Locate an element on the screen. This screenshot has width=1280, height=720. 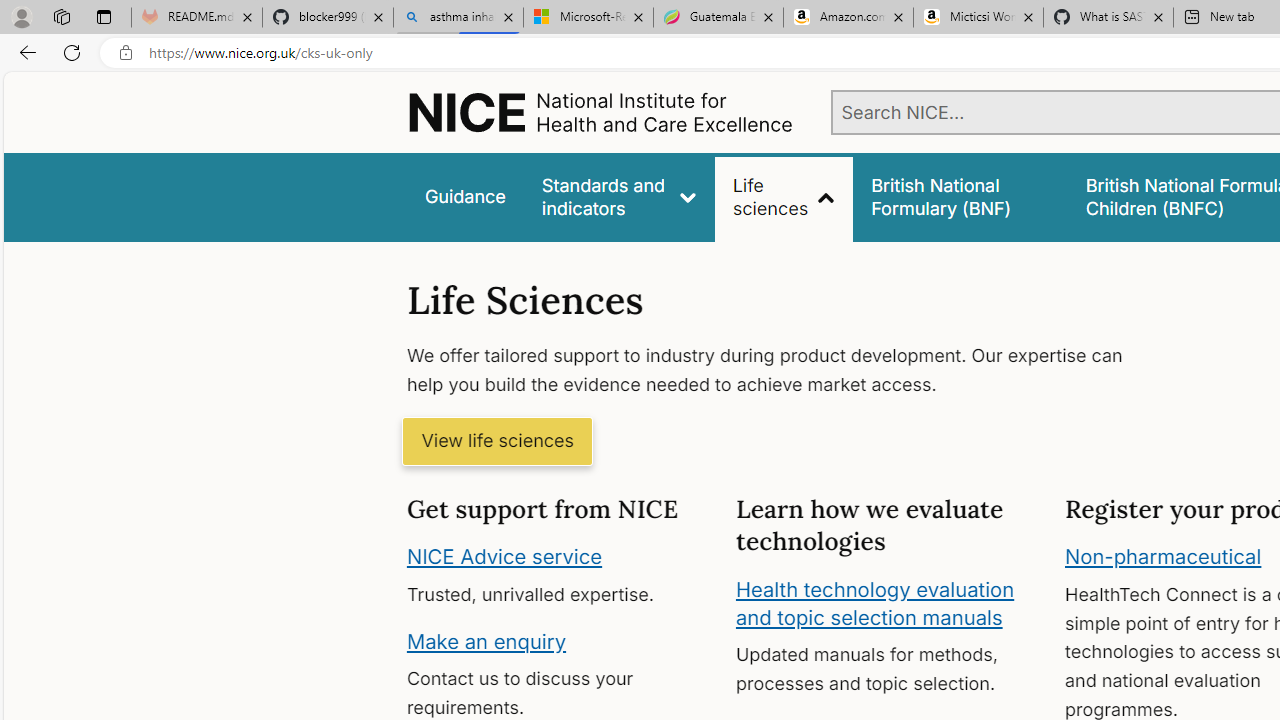
'Guidance' is located at coordinates (463, 197).